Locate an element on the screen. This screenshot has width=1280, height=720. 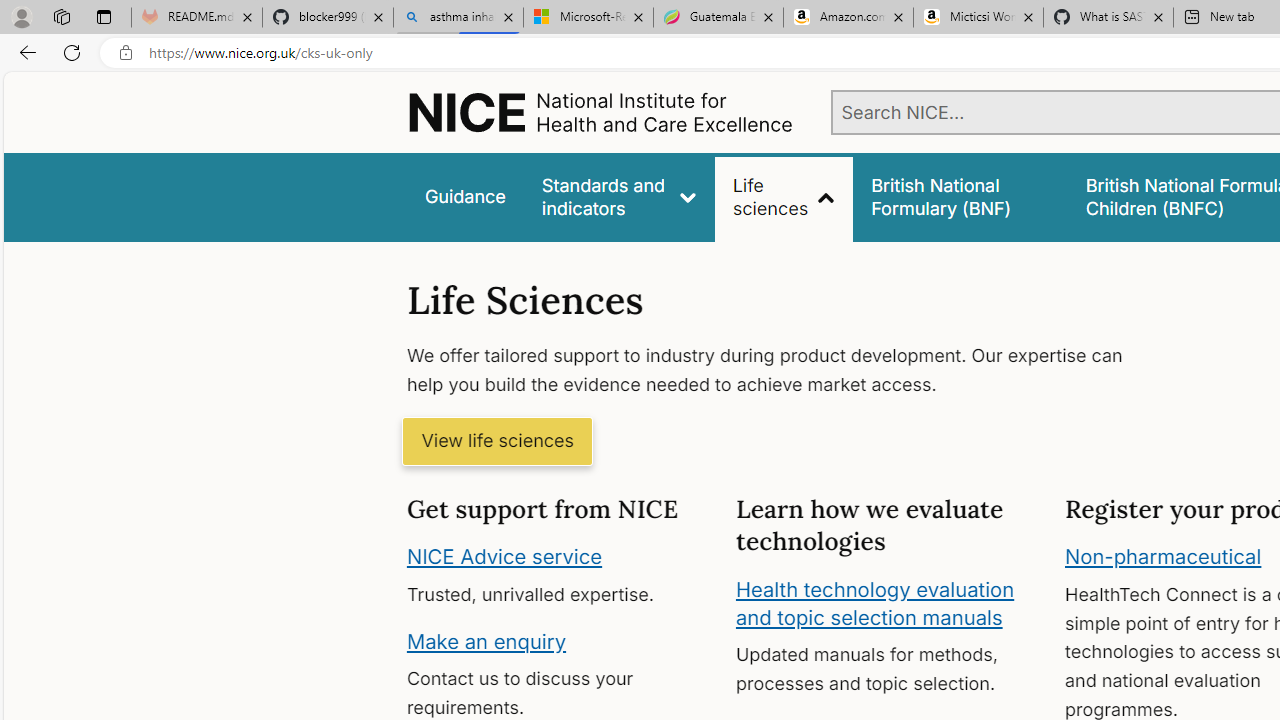
'Guidance' is located at coordinates (463, 197).